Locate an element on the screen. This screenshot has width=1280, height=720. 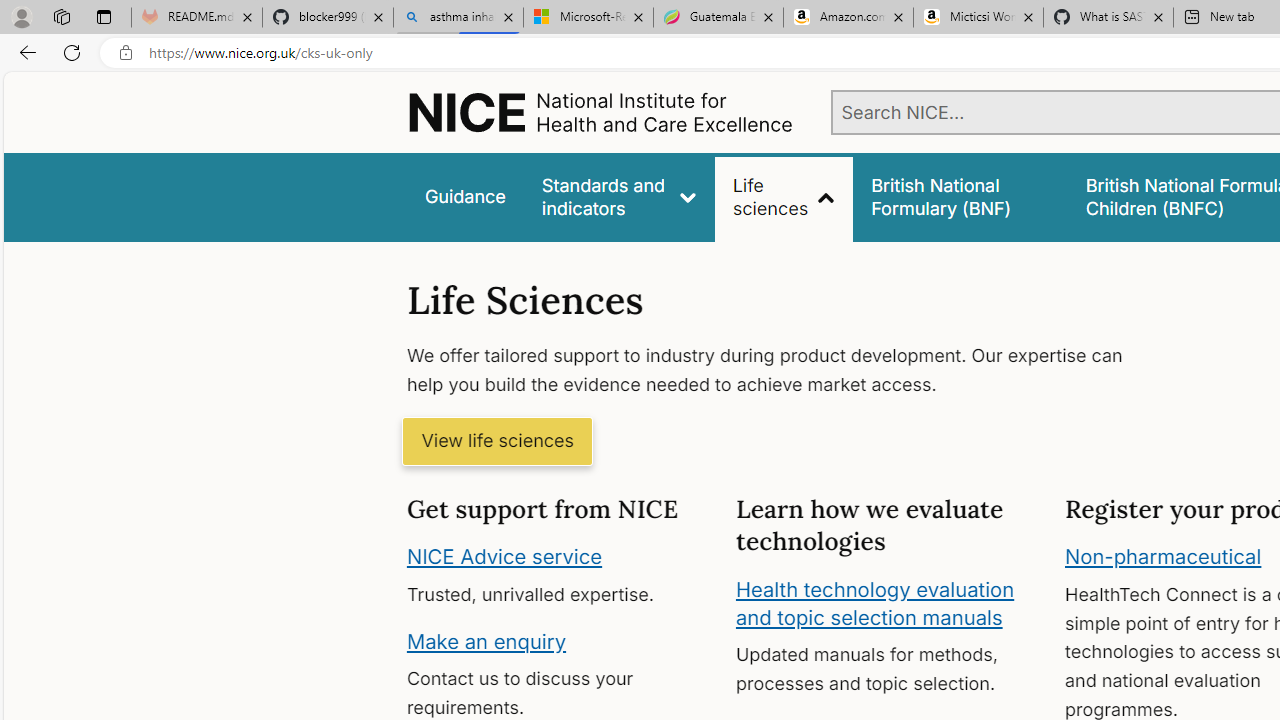
'Guidance' is located at coordinates (463, 197).